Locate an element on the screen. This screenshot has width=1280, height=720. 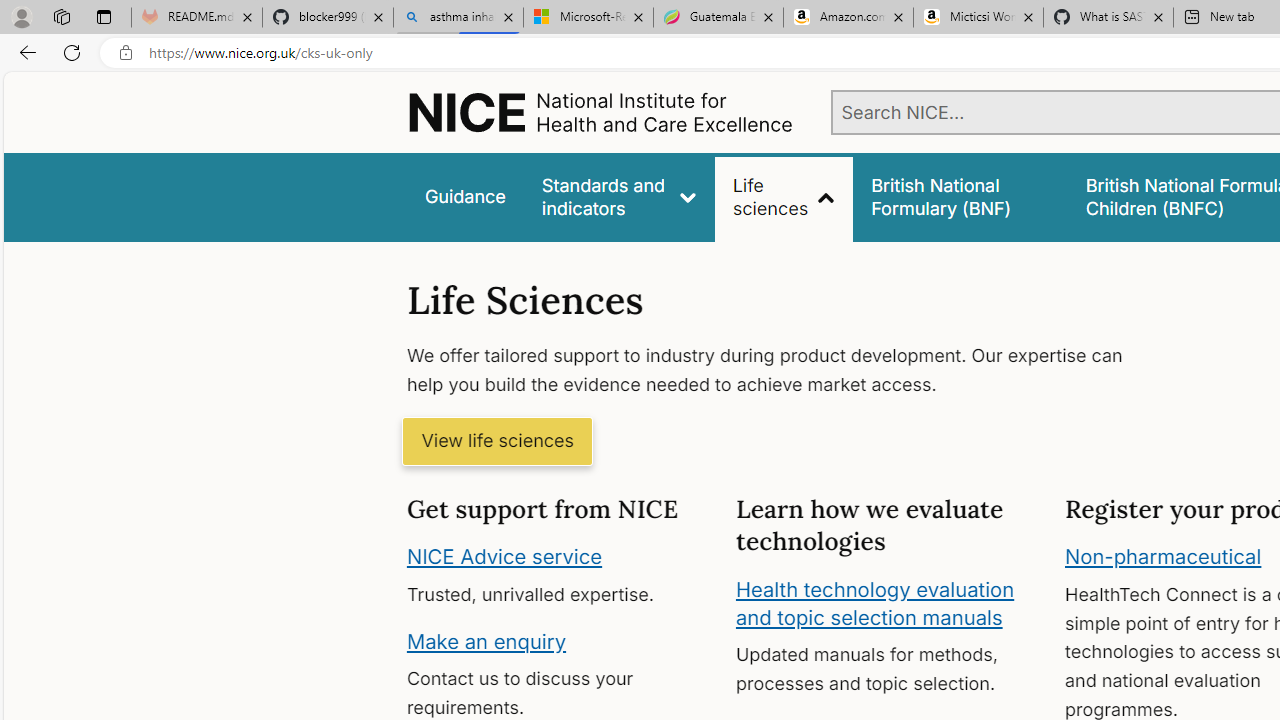
'Guidance' is located at coordinates (463, 197).